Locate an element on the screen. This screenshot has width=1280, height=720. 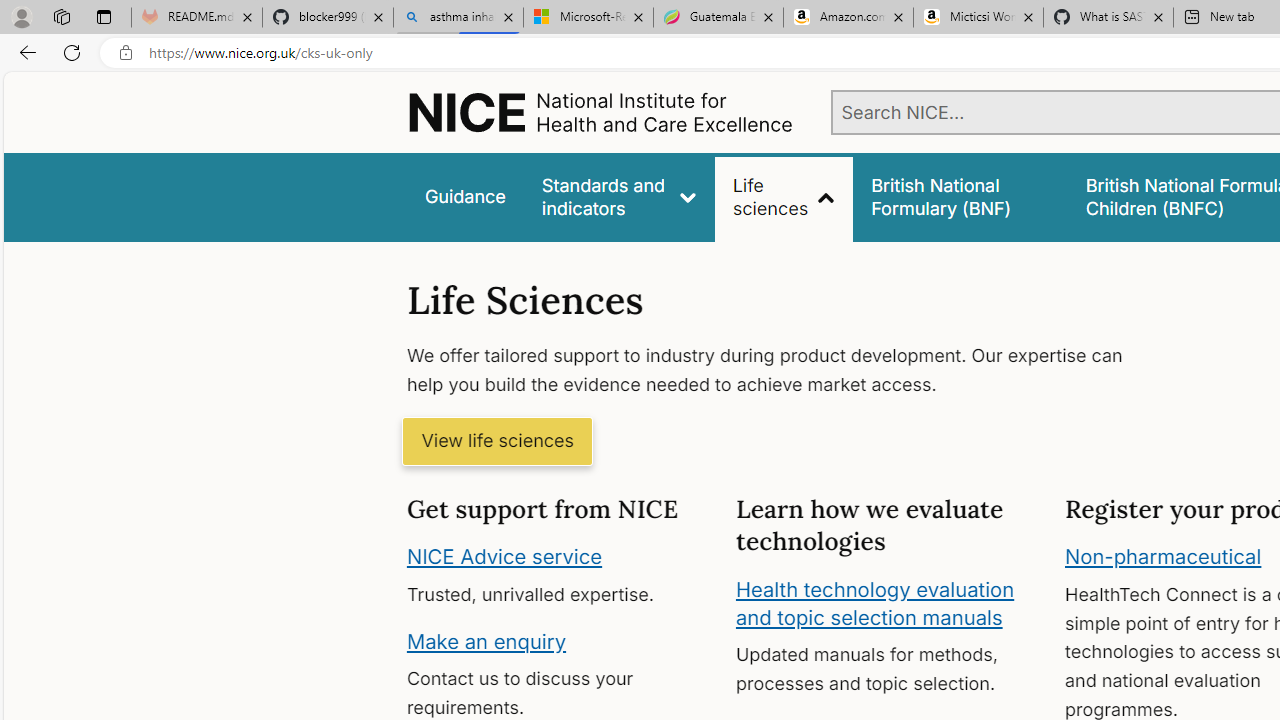
'Guidance' is located at coordinates (463, 197).